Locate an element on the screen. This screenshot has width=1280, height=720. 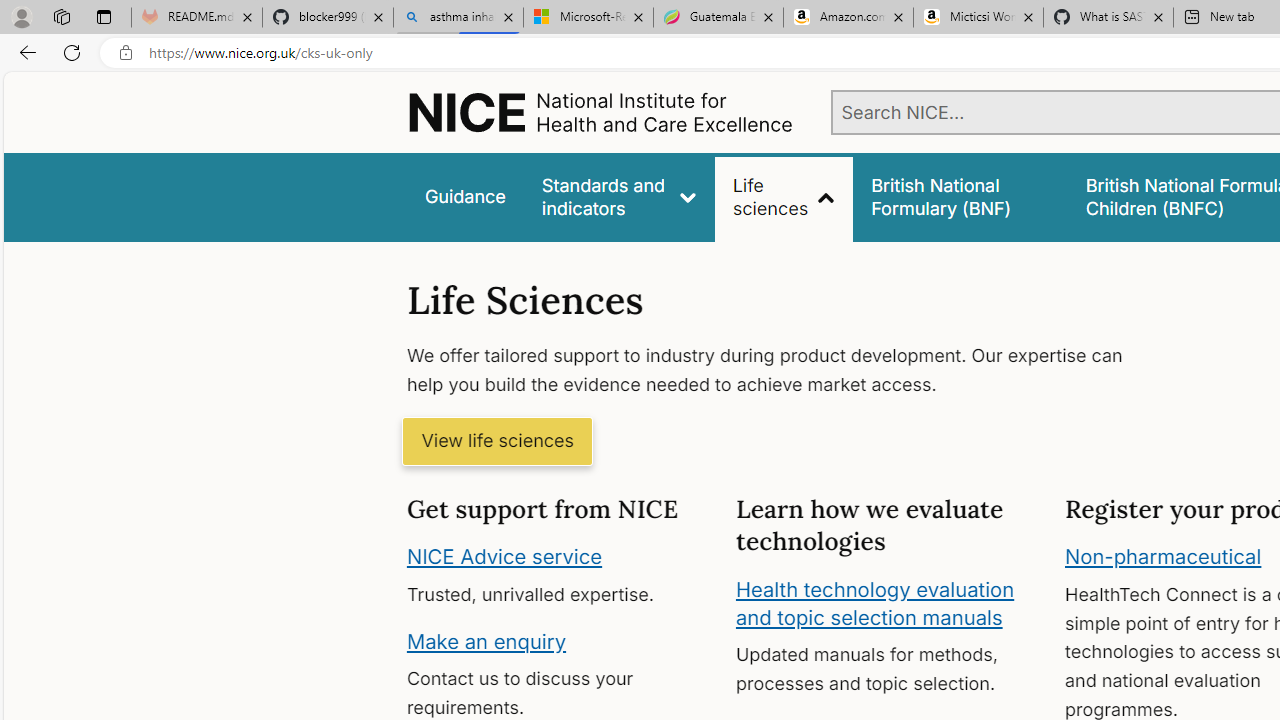
'Guidance' is located at coordinates (463, 197).